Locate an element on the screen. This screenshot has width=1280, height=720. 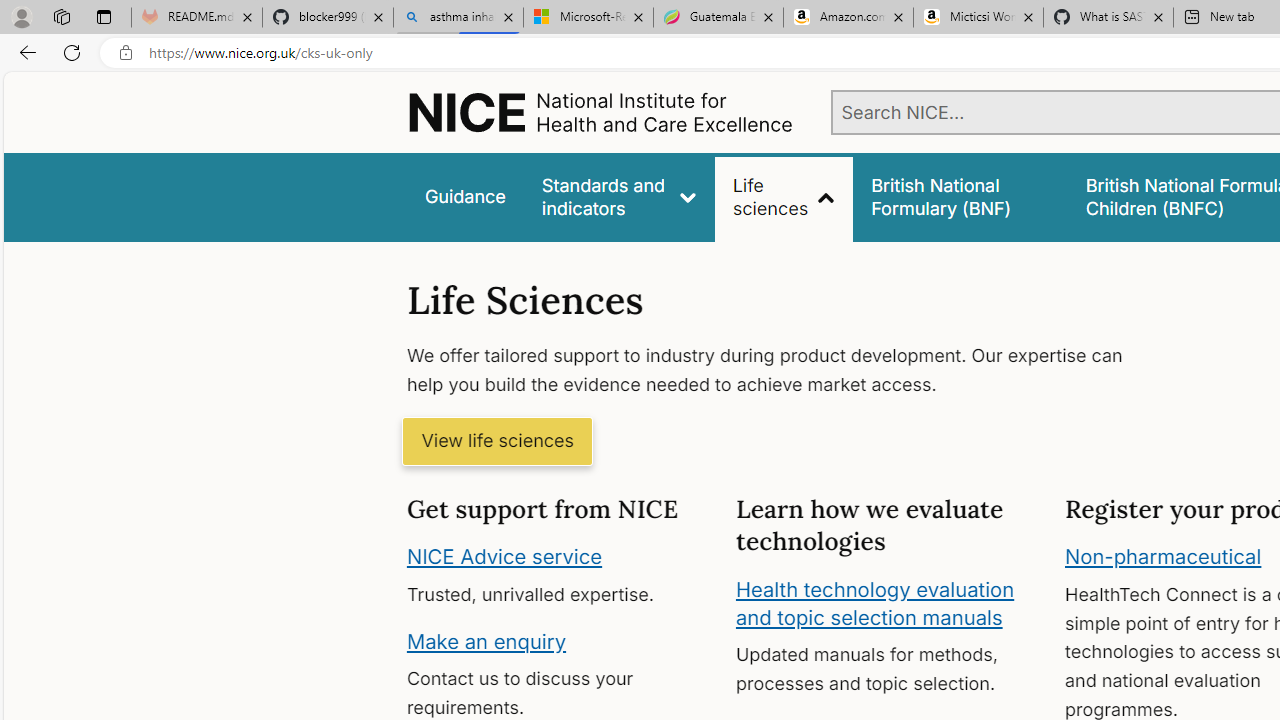
'Guidance' is located at coordinates (463, 197).